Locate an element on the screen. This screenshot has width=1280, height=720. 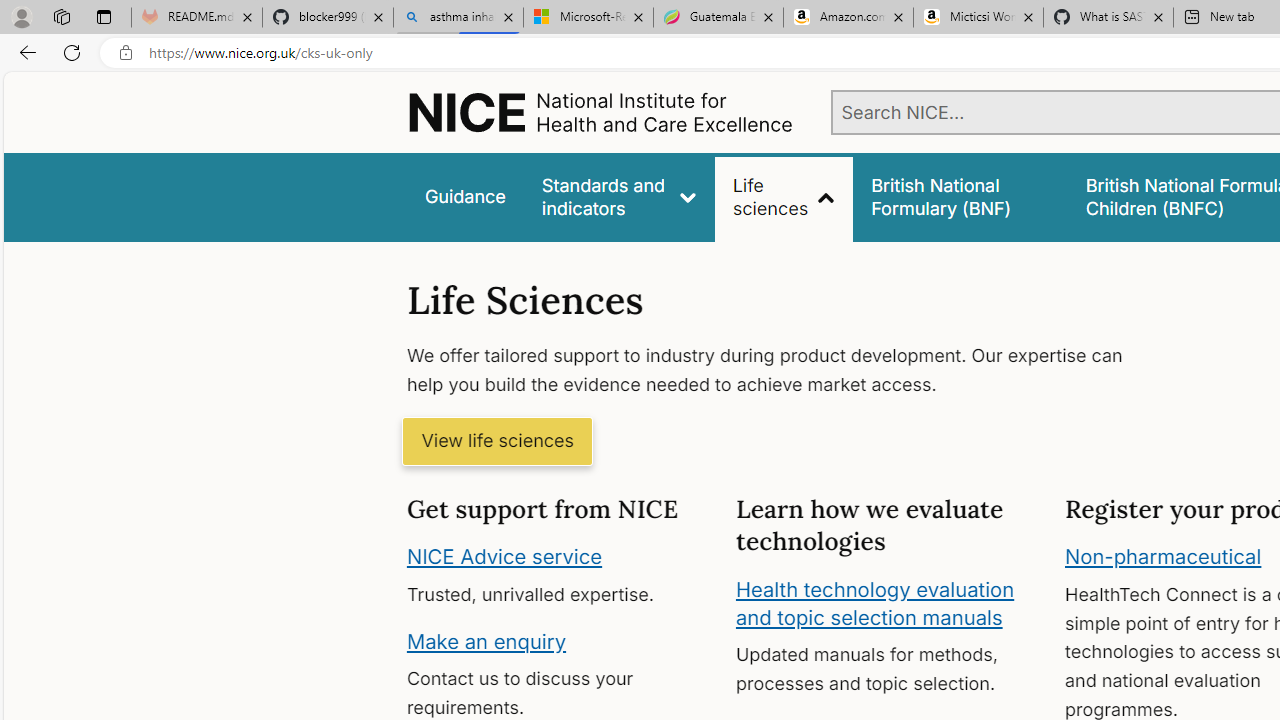
'Guidance' is located at coordinates (463, 197).